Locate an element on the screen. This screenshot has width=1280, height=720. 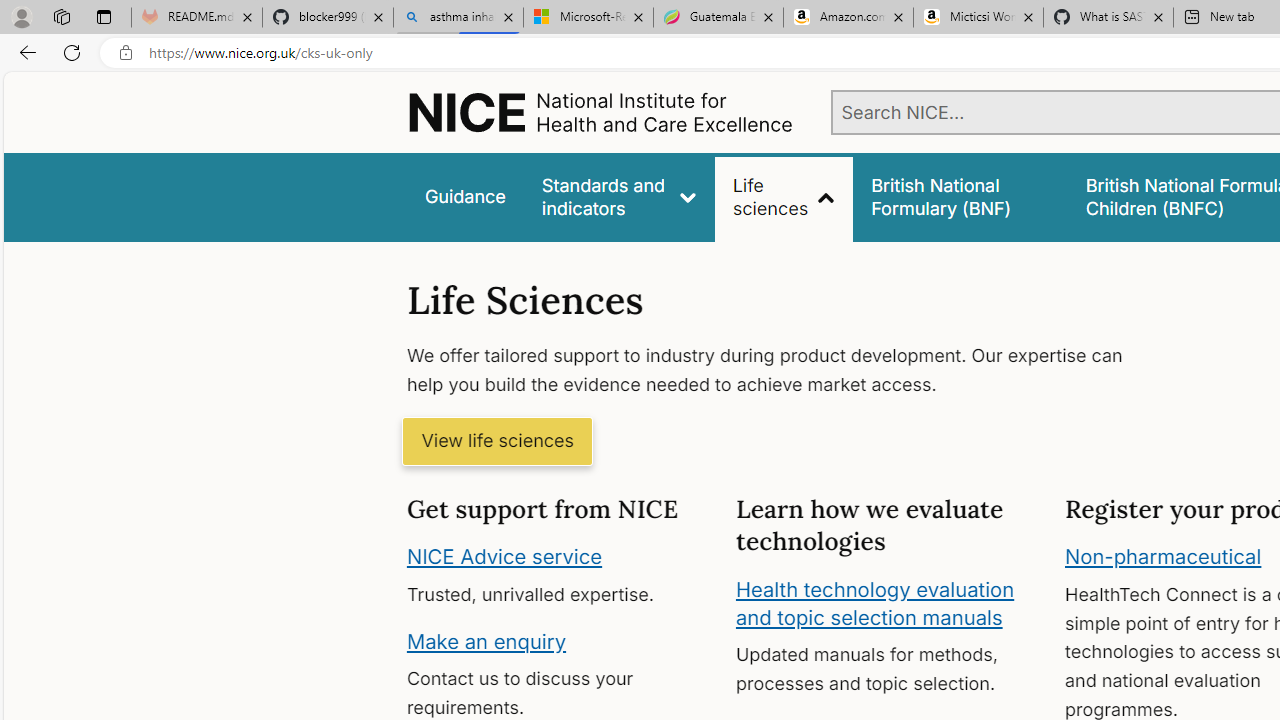
'Guidance' is located at coordinates (463, 197).